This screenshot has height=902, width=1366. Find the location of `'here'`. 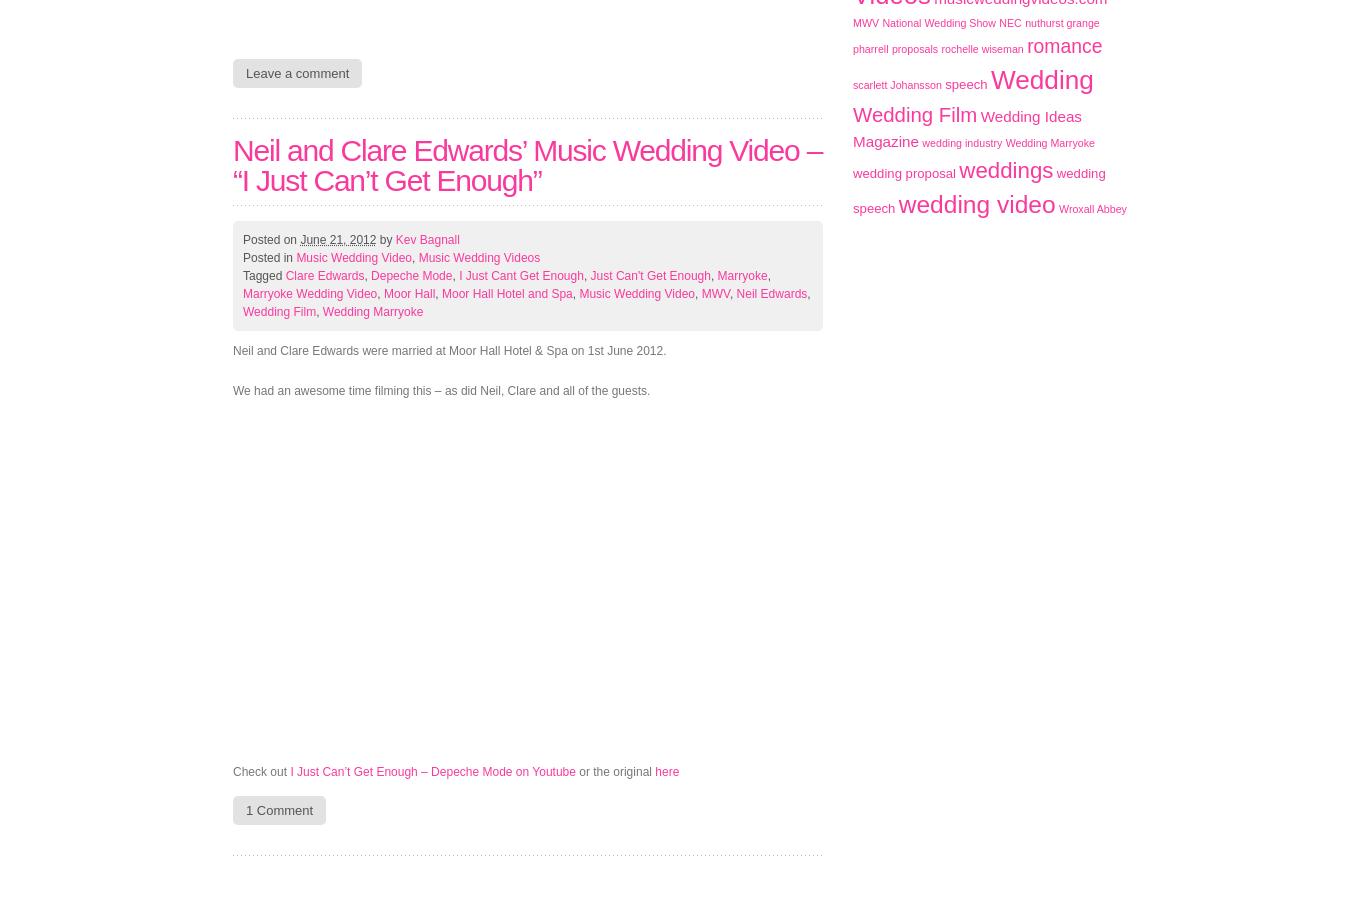

'here' is located at coordinates (666, 771).